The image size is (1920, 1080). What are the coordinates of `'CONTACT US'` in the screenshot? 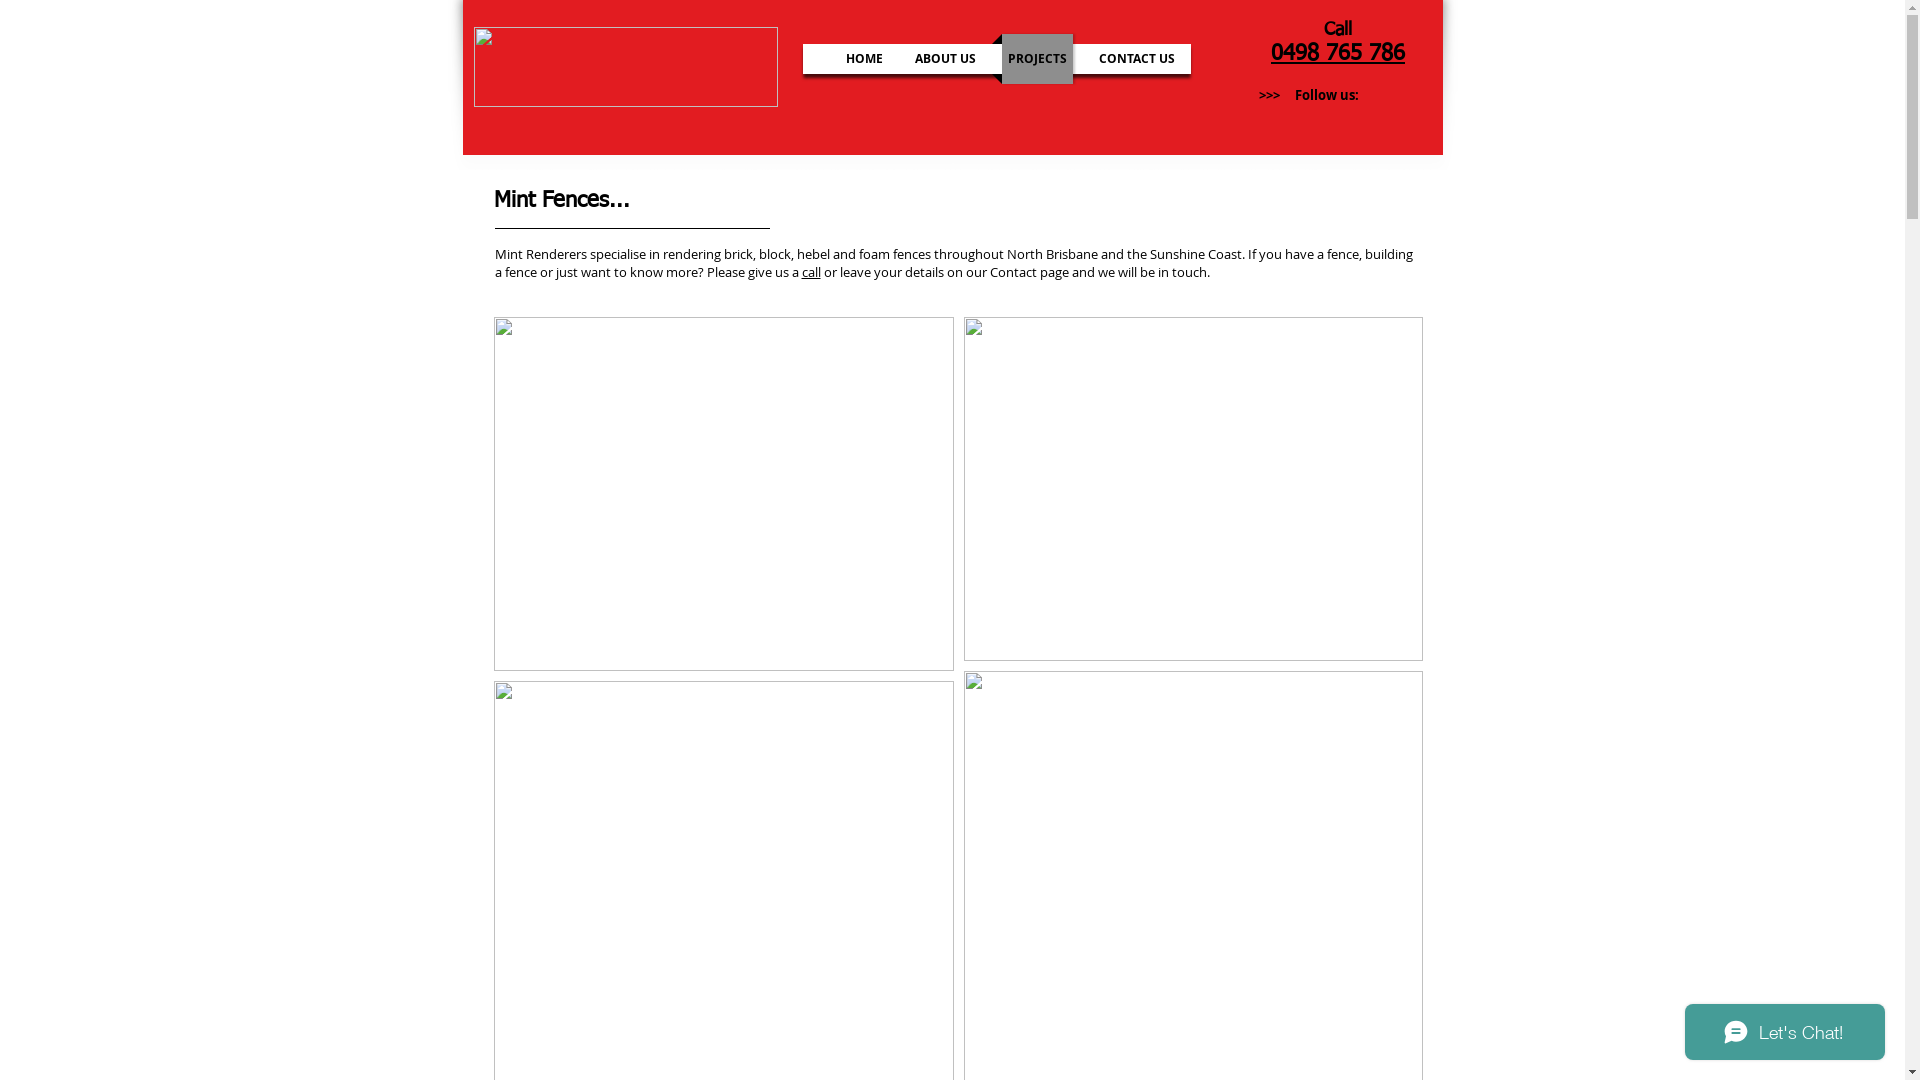 It's located at (1136, 57).